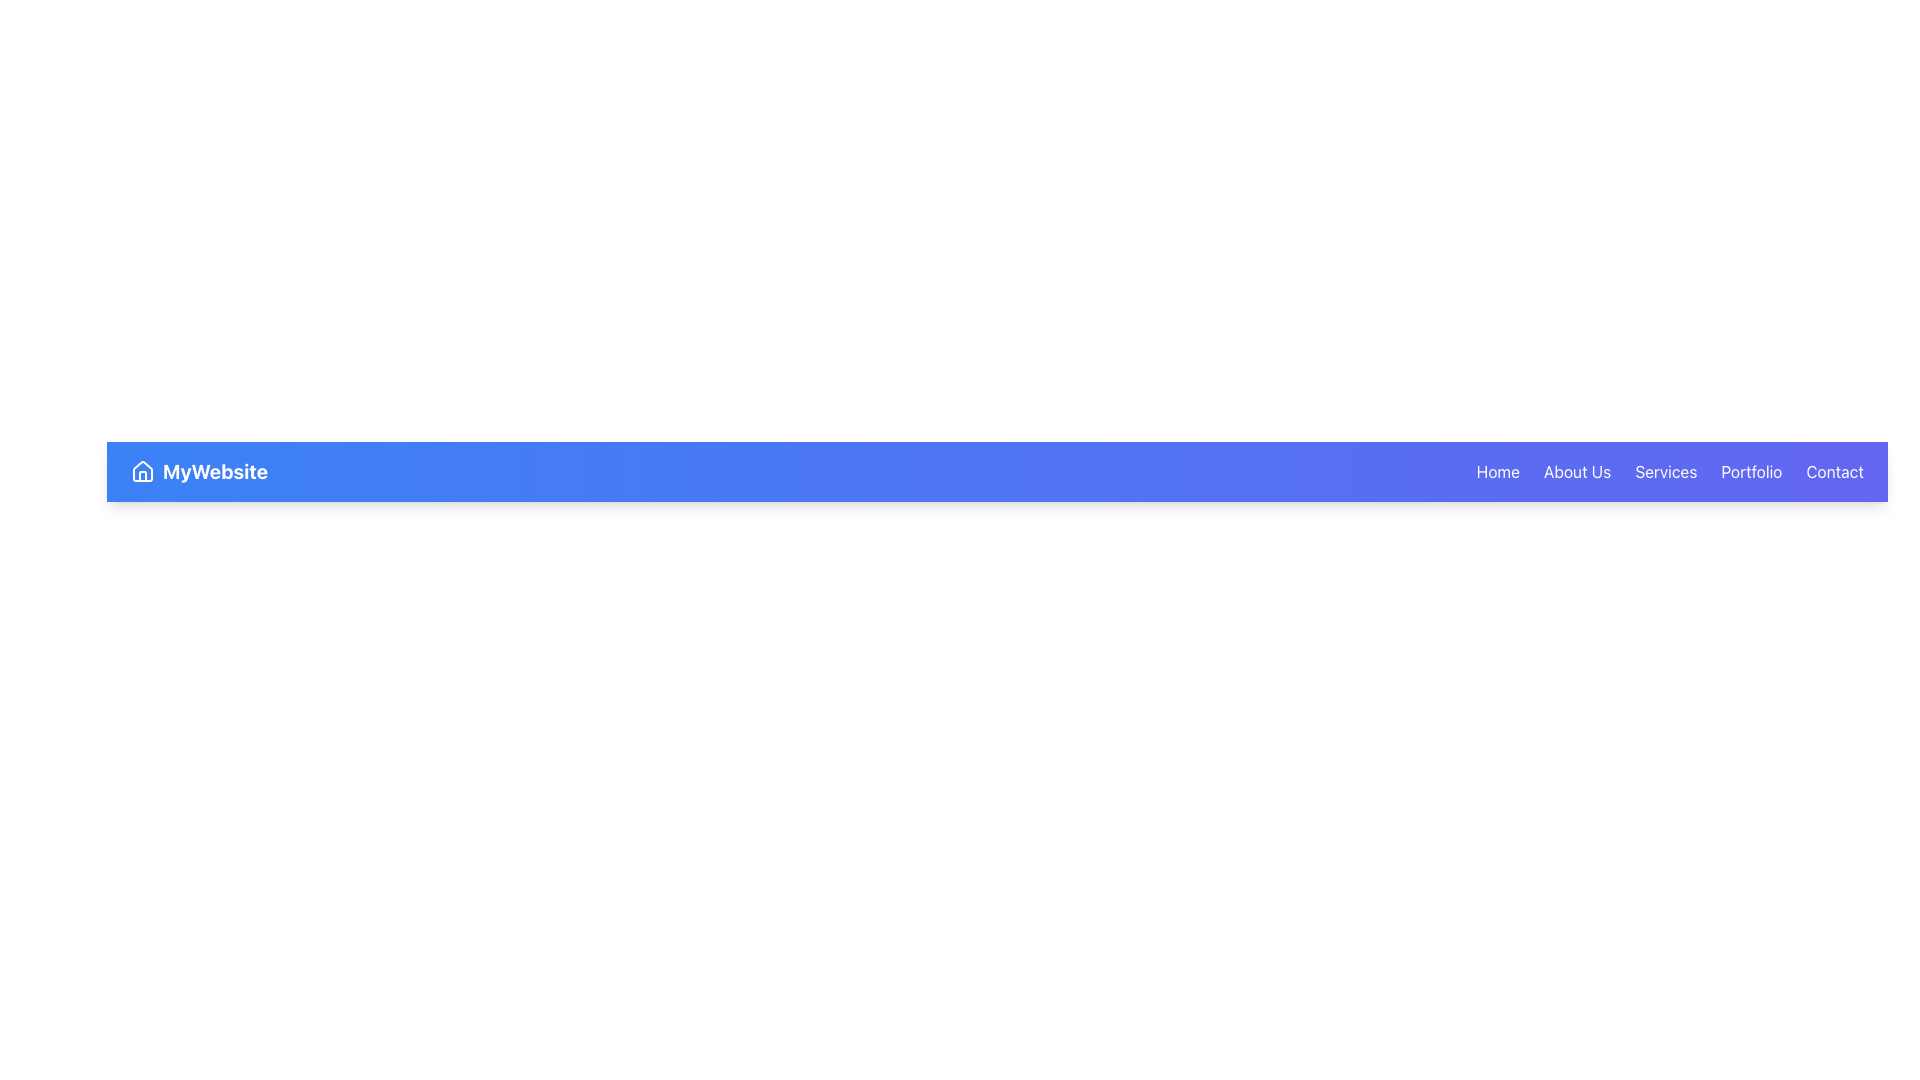  I want to click on the 'About Us' navigation link, which is styled with white text on a blue background and is the second item in the horizontal navigation menu, so click(1576, 471).